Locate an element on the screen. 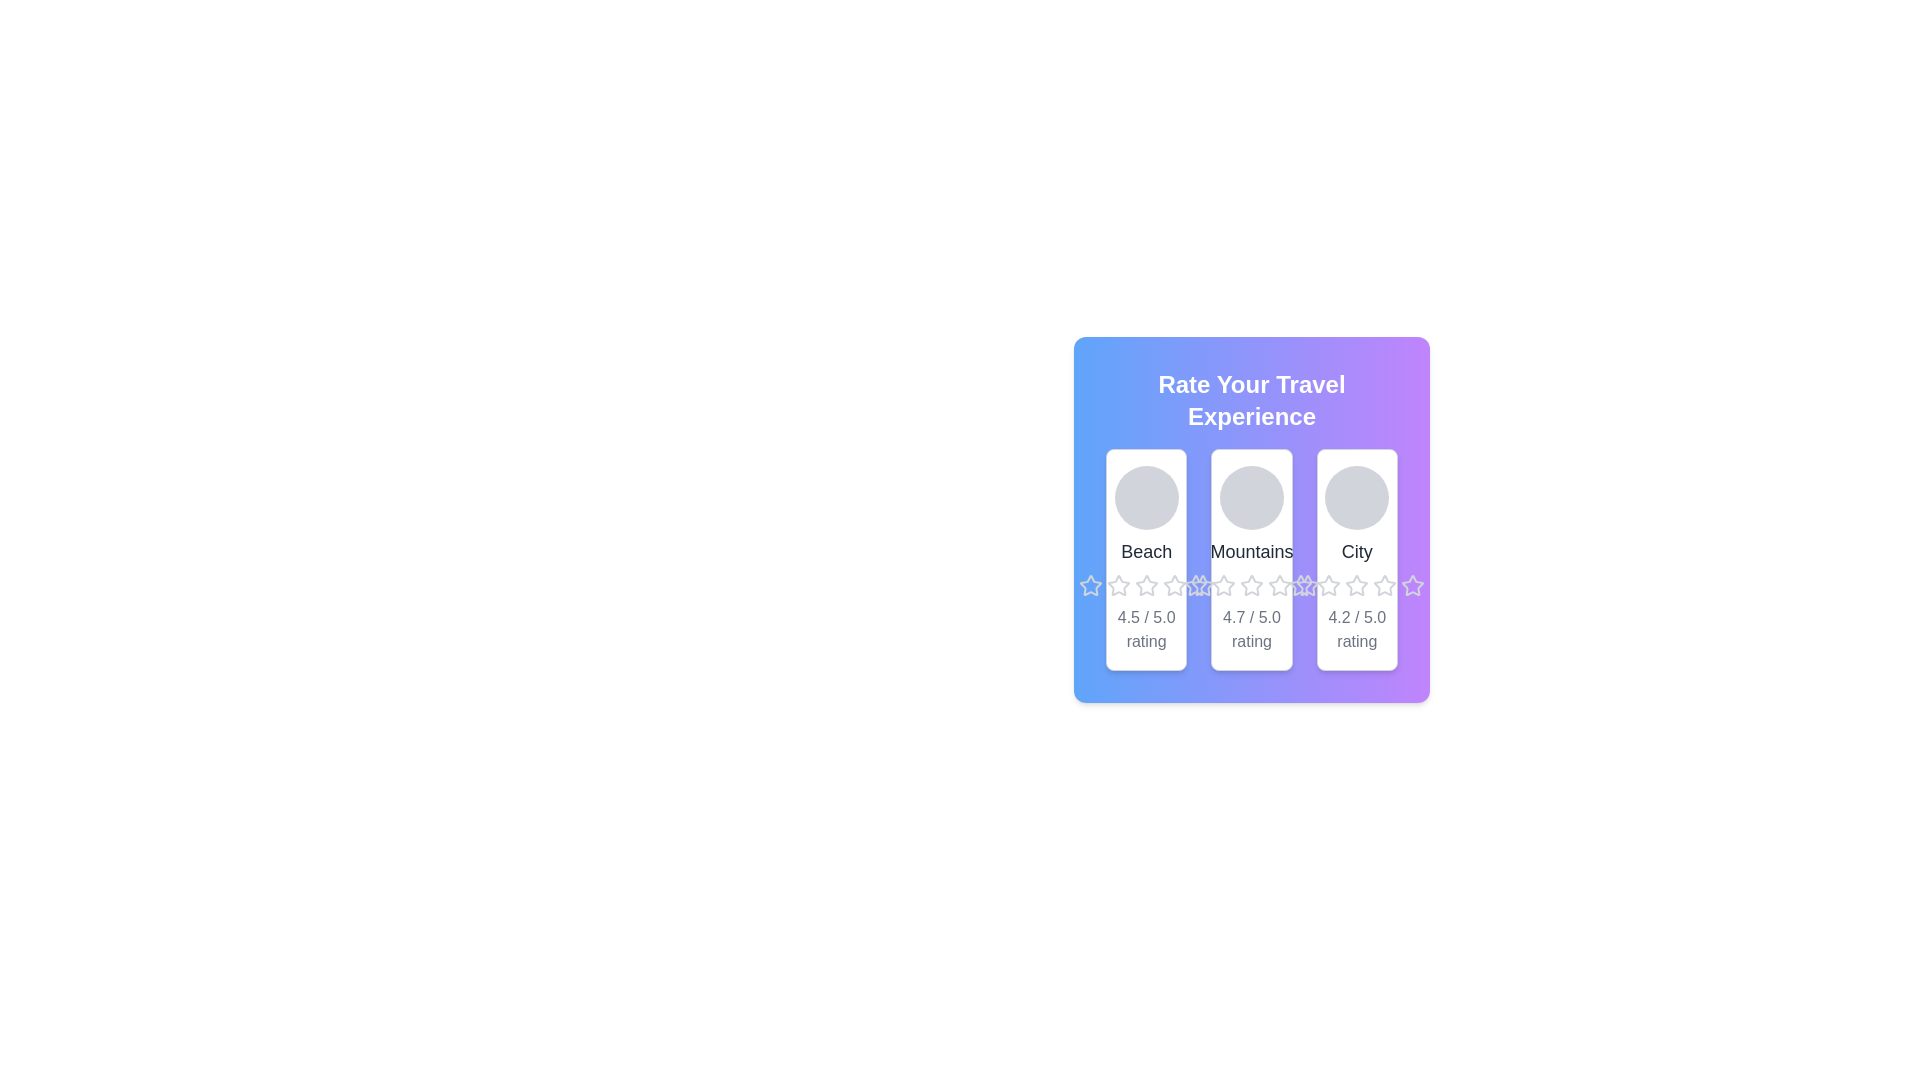 Image resolution: width=1920 pixels, height=1080 pixels. the leftmost star icon in the 5-star rating system under the 'Beach' rating card to interact and assign a rating is located at coordinates (1088, 585).